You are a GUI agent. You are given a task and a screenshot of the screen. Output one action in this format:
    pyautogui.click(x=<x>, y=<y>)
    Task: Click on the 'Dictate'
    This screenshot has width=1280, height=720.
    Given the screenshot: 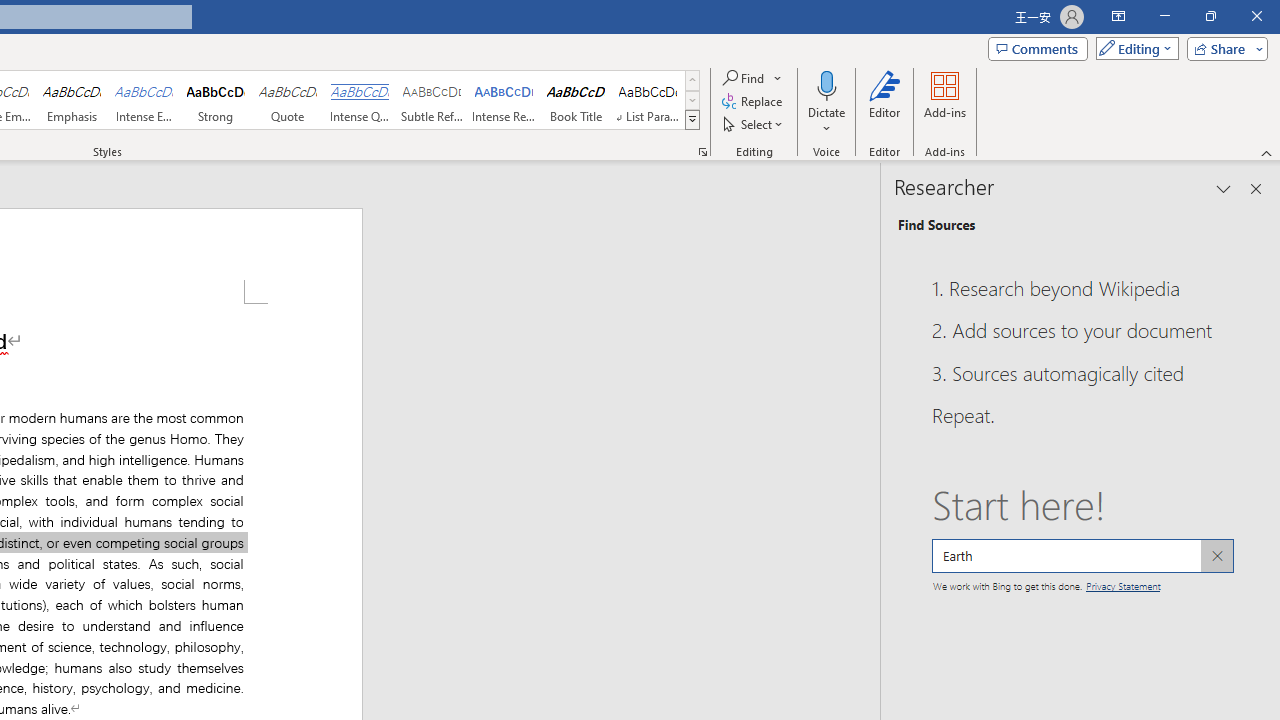 What is the action you would take?
    pyautogui.click(x=826, y=84)
    